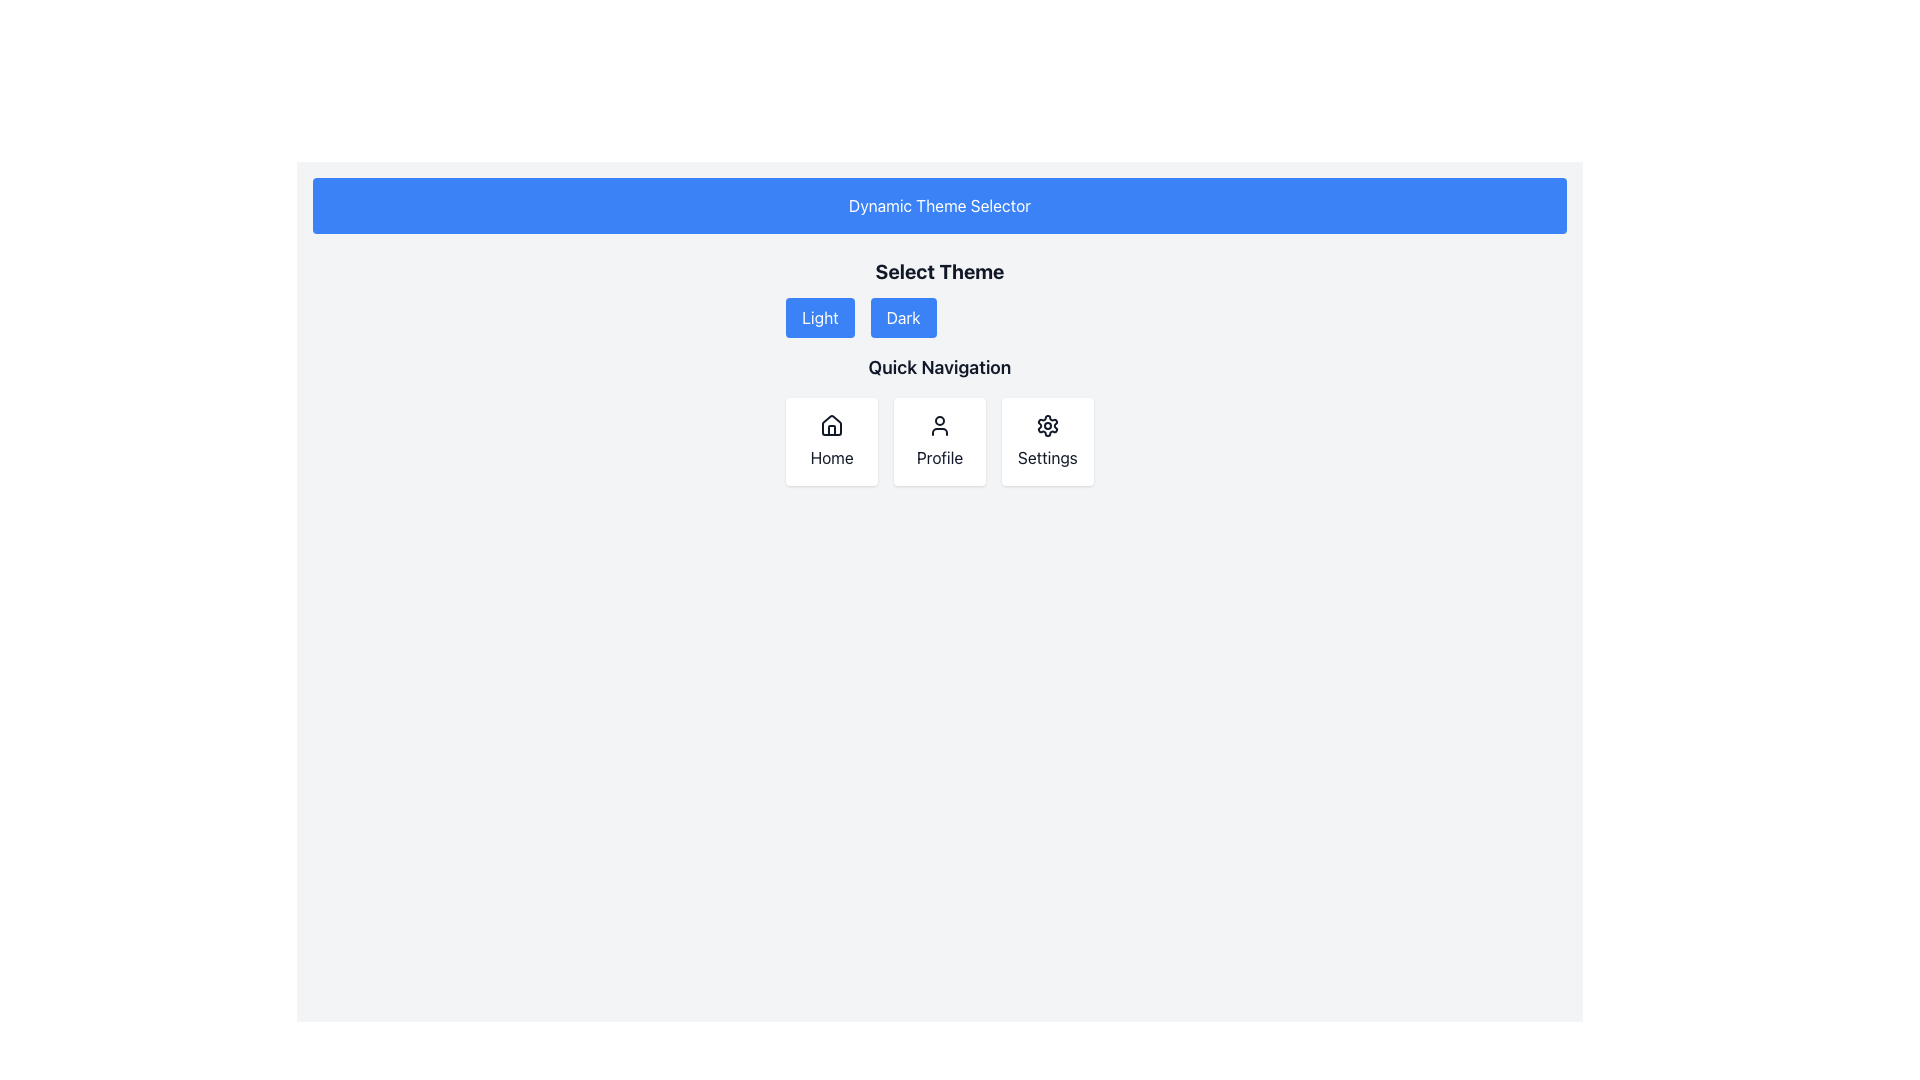 The width and height of the screenshot is (1920, 1080). Describe the element at coordinates (939, 424) in the screenshot. I see `the Profile icon, which resembles a simplified user figure with a circle head and semicircle shoulders, located centrally in the Quick Navigation section above the text 'Profile'` at that location.